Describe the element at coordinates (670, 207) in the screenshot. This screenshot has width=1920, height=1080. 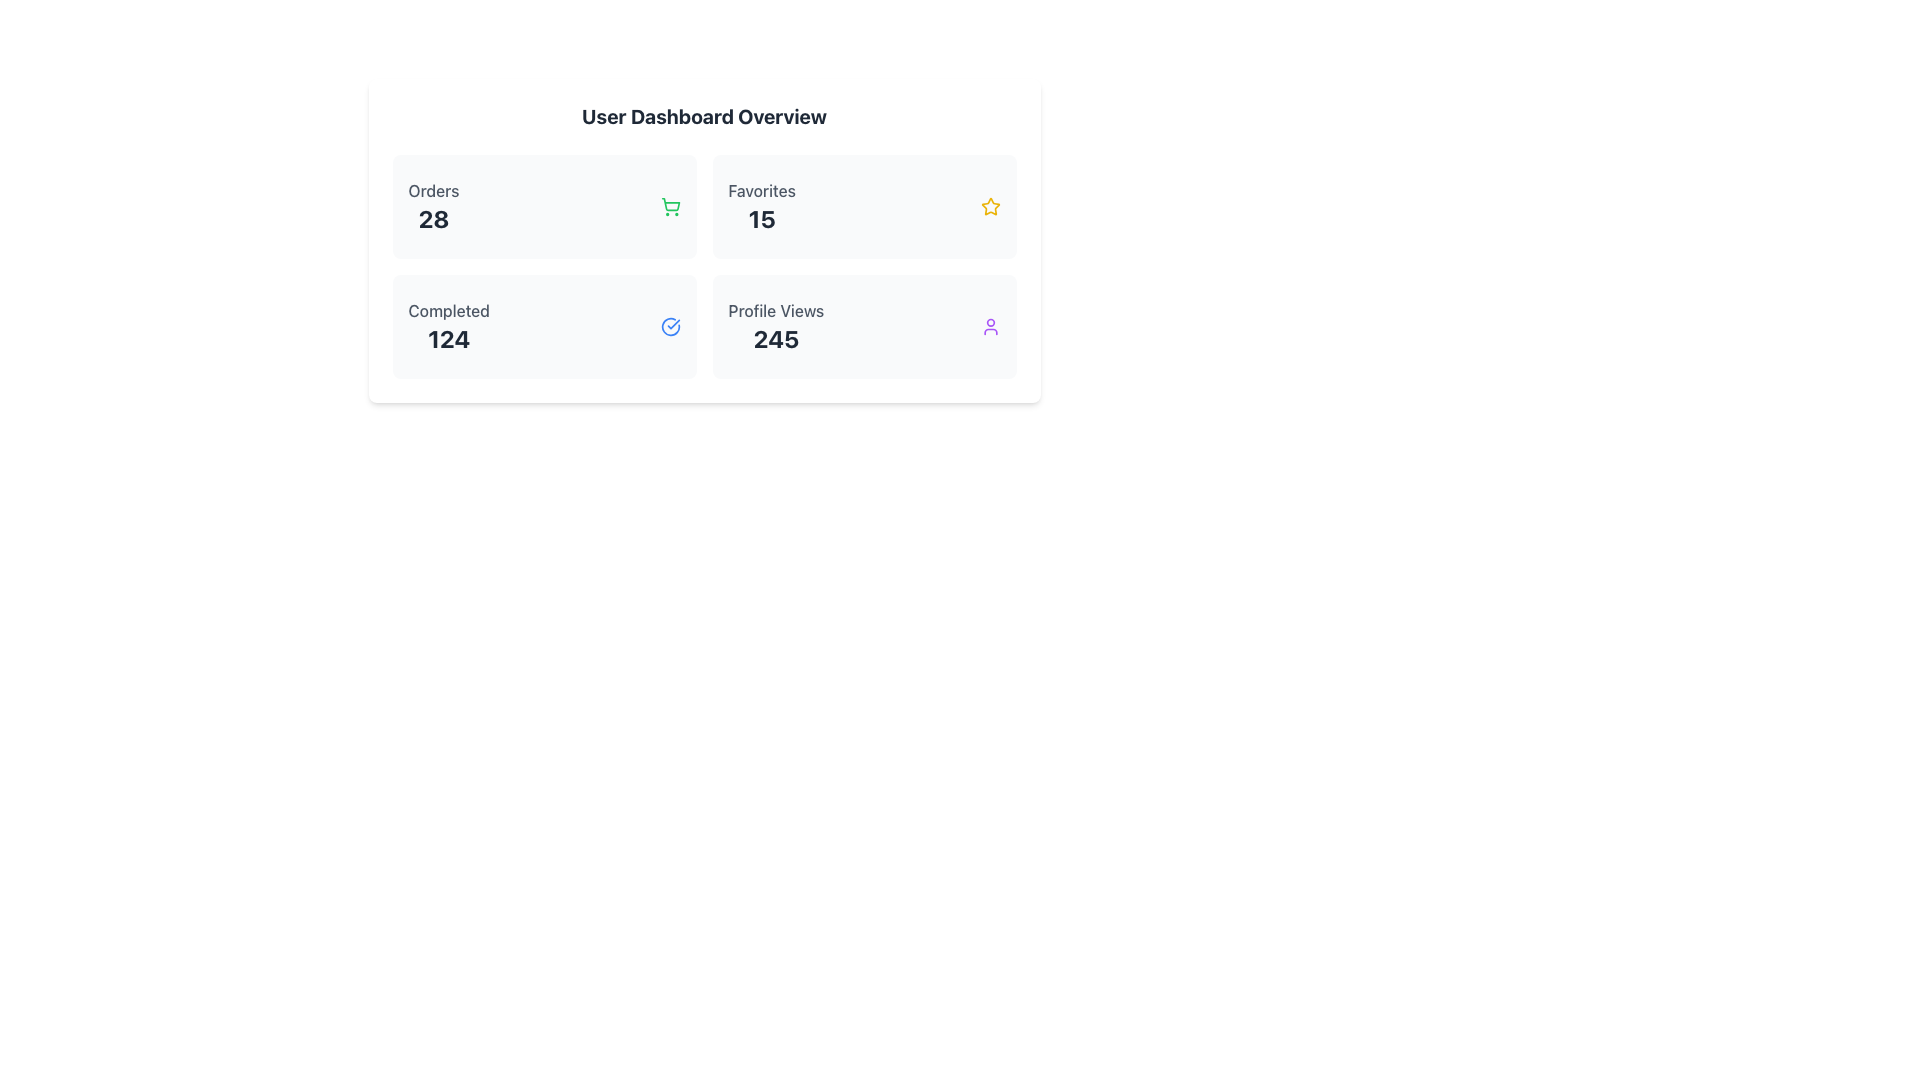
I see `the green shopping cart icon located in the top-right corner of the 'Orders' card, adjacent to the numerical value '28'` at that location.